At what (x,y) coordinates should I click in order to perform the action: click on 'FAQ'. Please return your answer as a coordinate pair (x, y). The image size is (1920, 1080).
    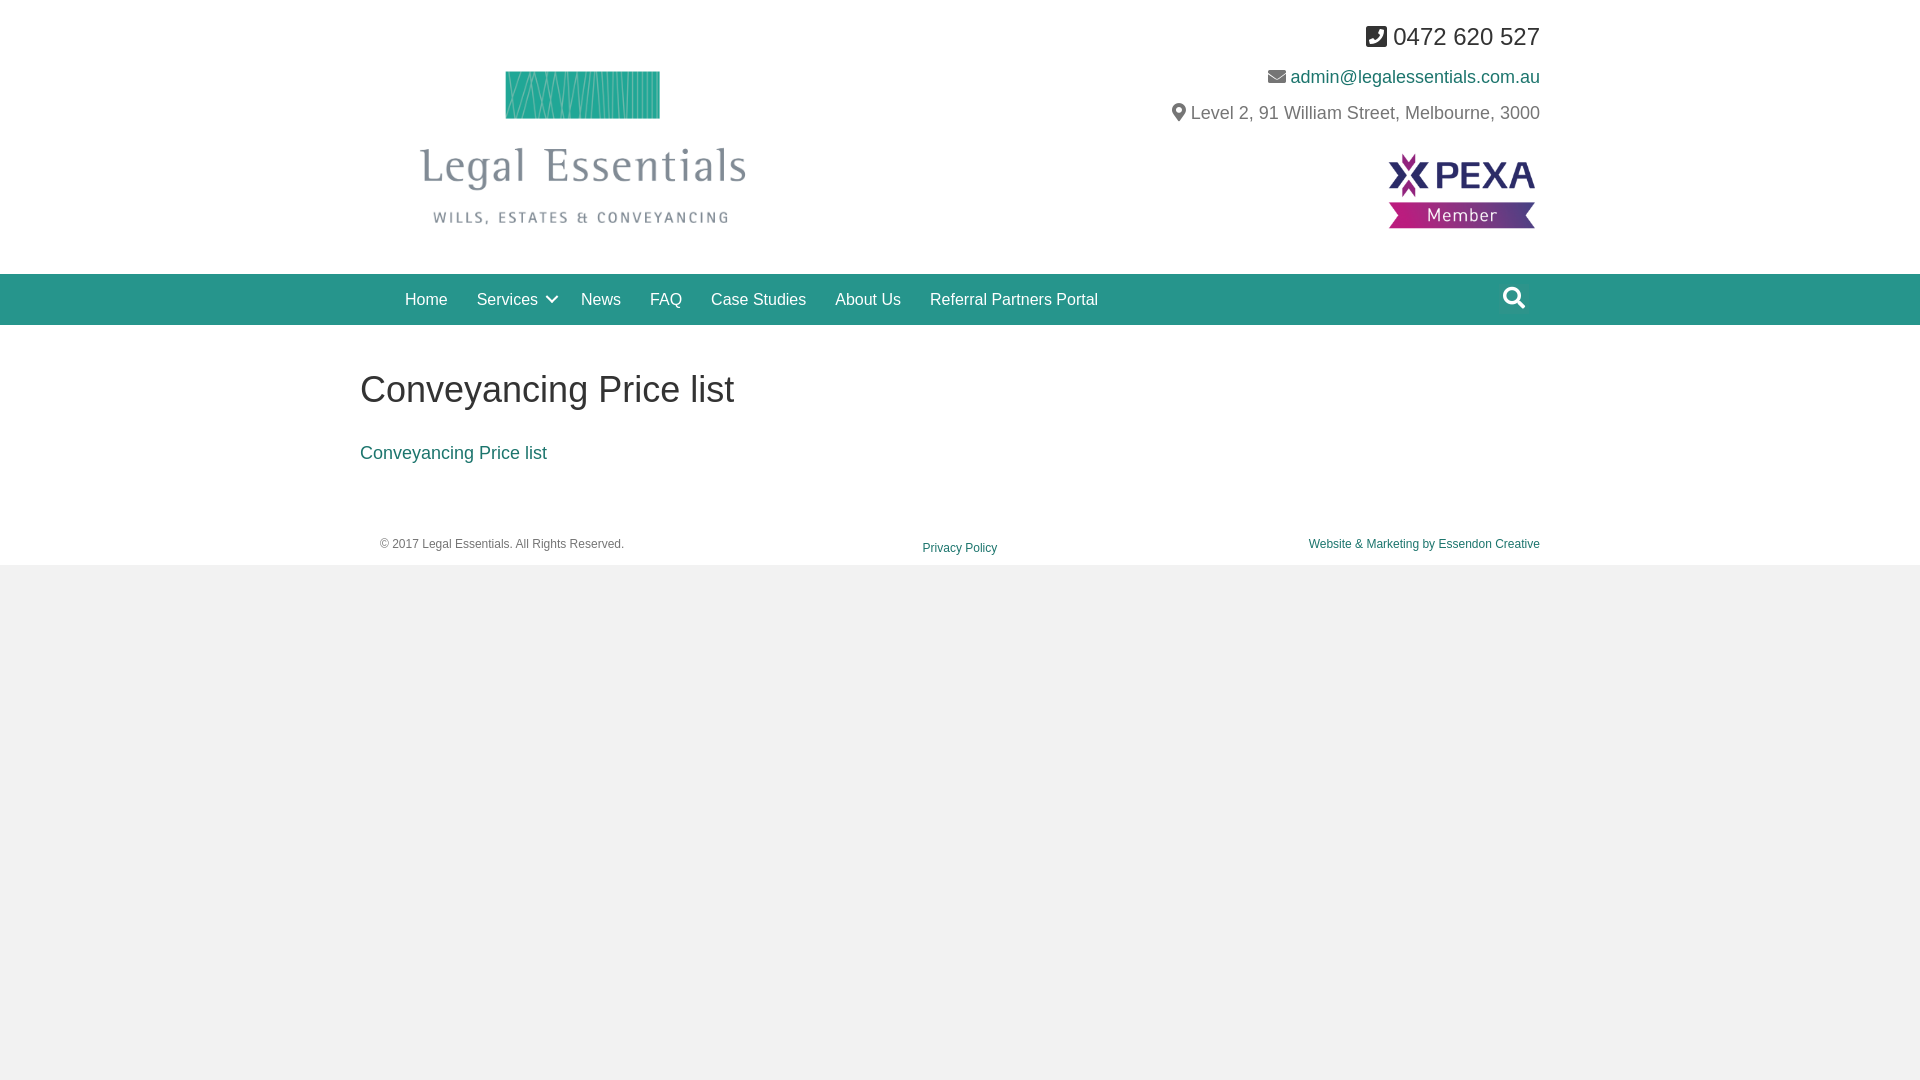
    Looking at the image, I should click on (666, 299).